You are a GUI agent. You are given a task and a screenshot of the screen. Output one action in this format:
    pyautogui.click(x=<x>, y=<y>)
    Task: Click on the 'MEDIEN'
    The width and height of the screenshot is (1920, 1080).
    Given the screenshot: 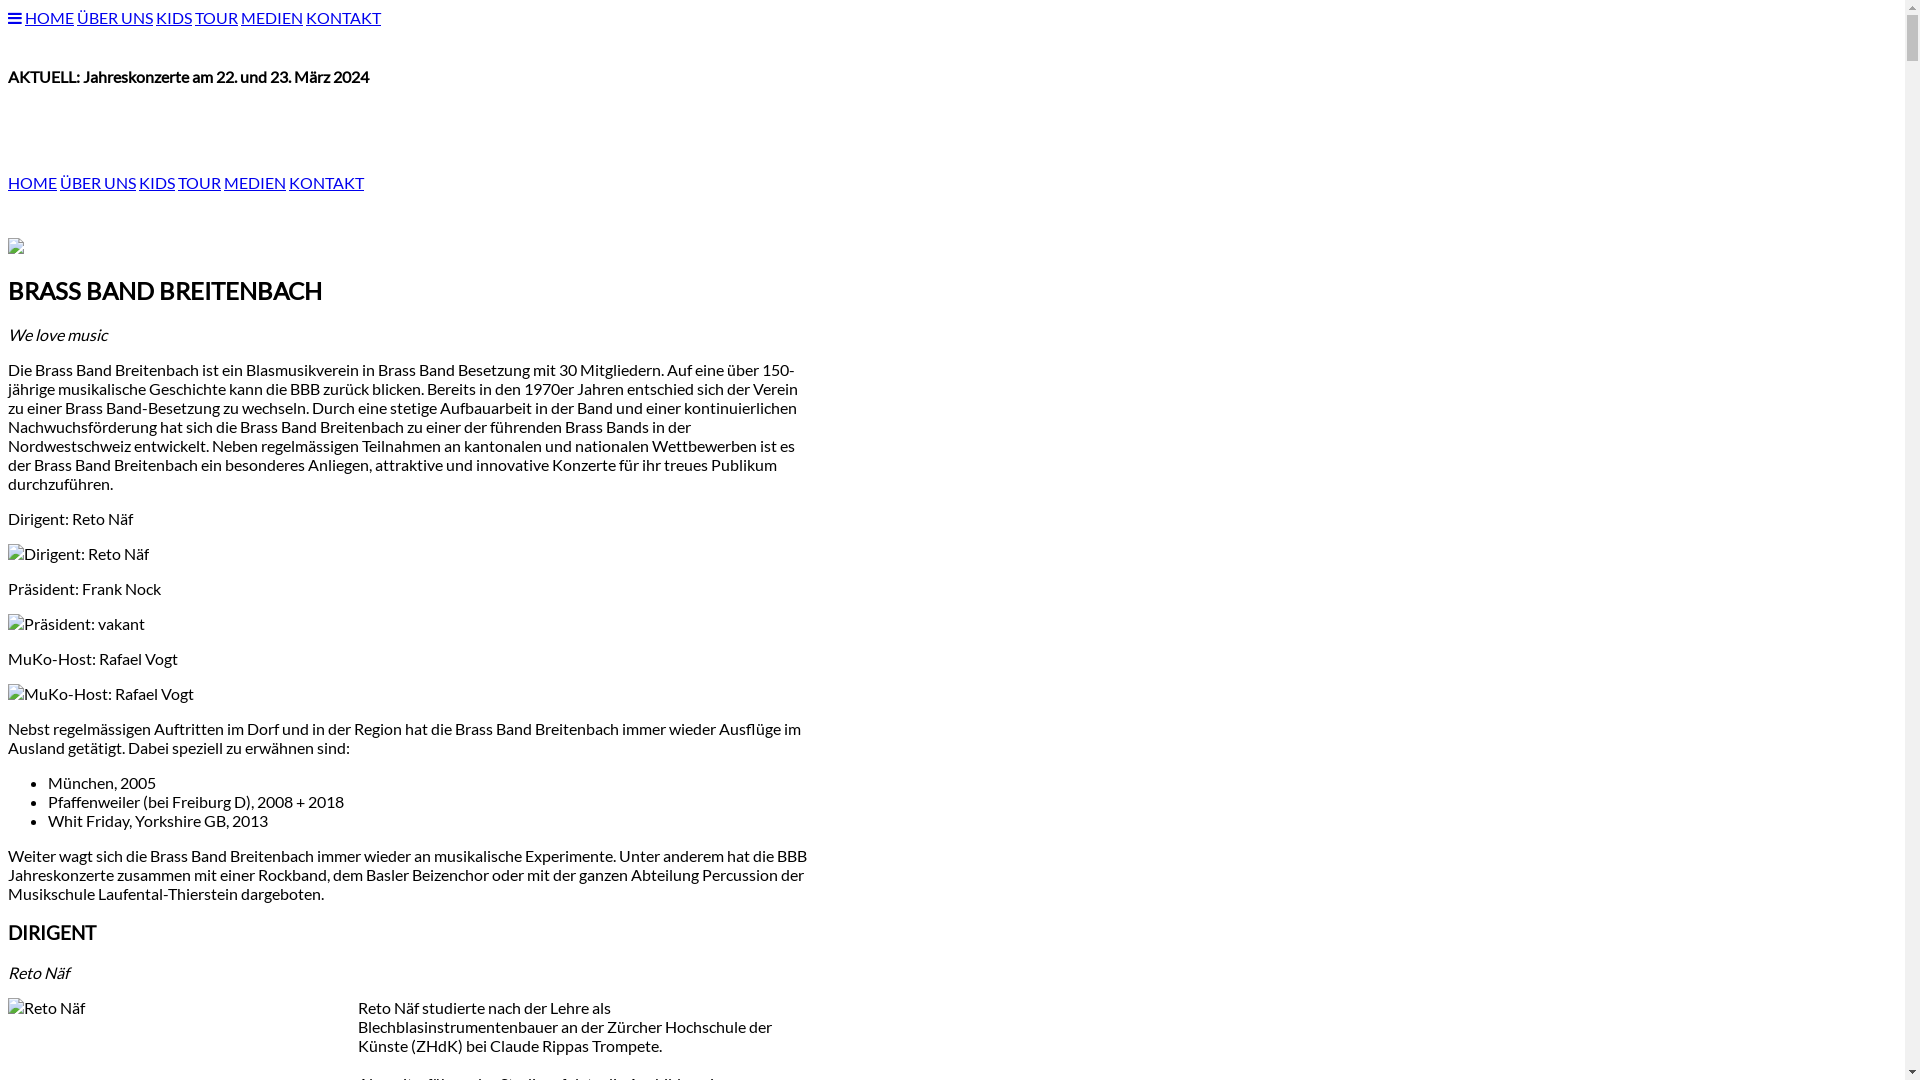 What is the action you would take?
    pyautogui.click(x=224, y=182)
    